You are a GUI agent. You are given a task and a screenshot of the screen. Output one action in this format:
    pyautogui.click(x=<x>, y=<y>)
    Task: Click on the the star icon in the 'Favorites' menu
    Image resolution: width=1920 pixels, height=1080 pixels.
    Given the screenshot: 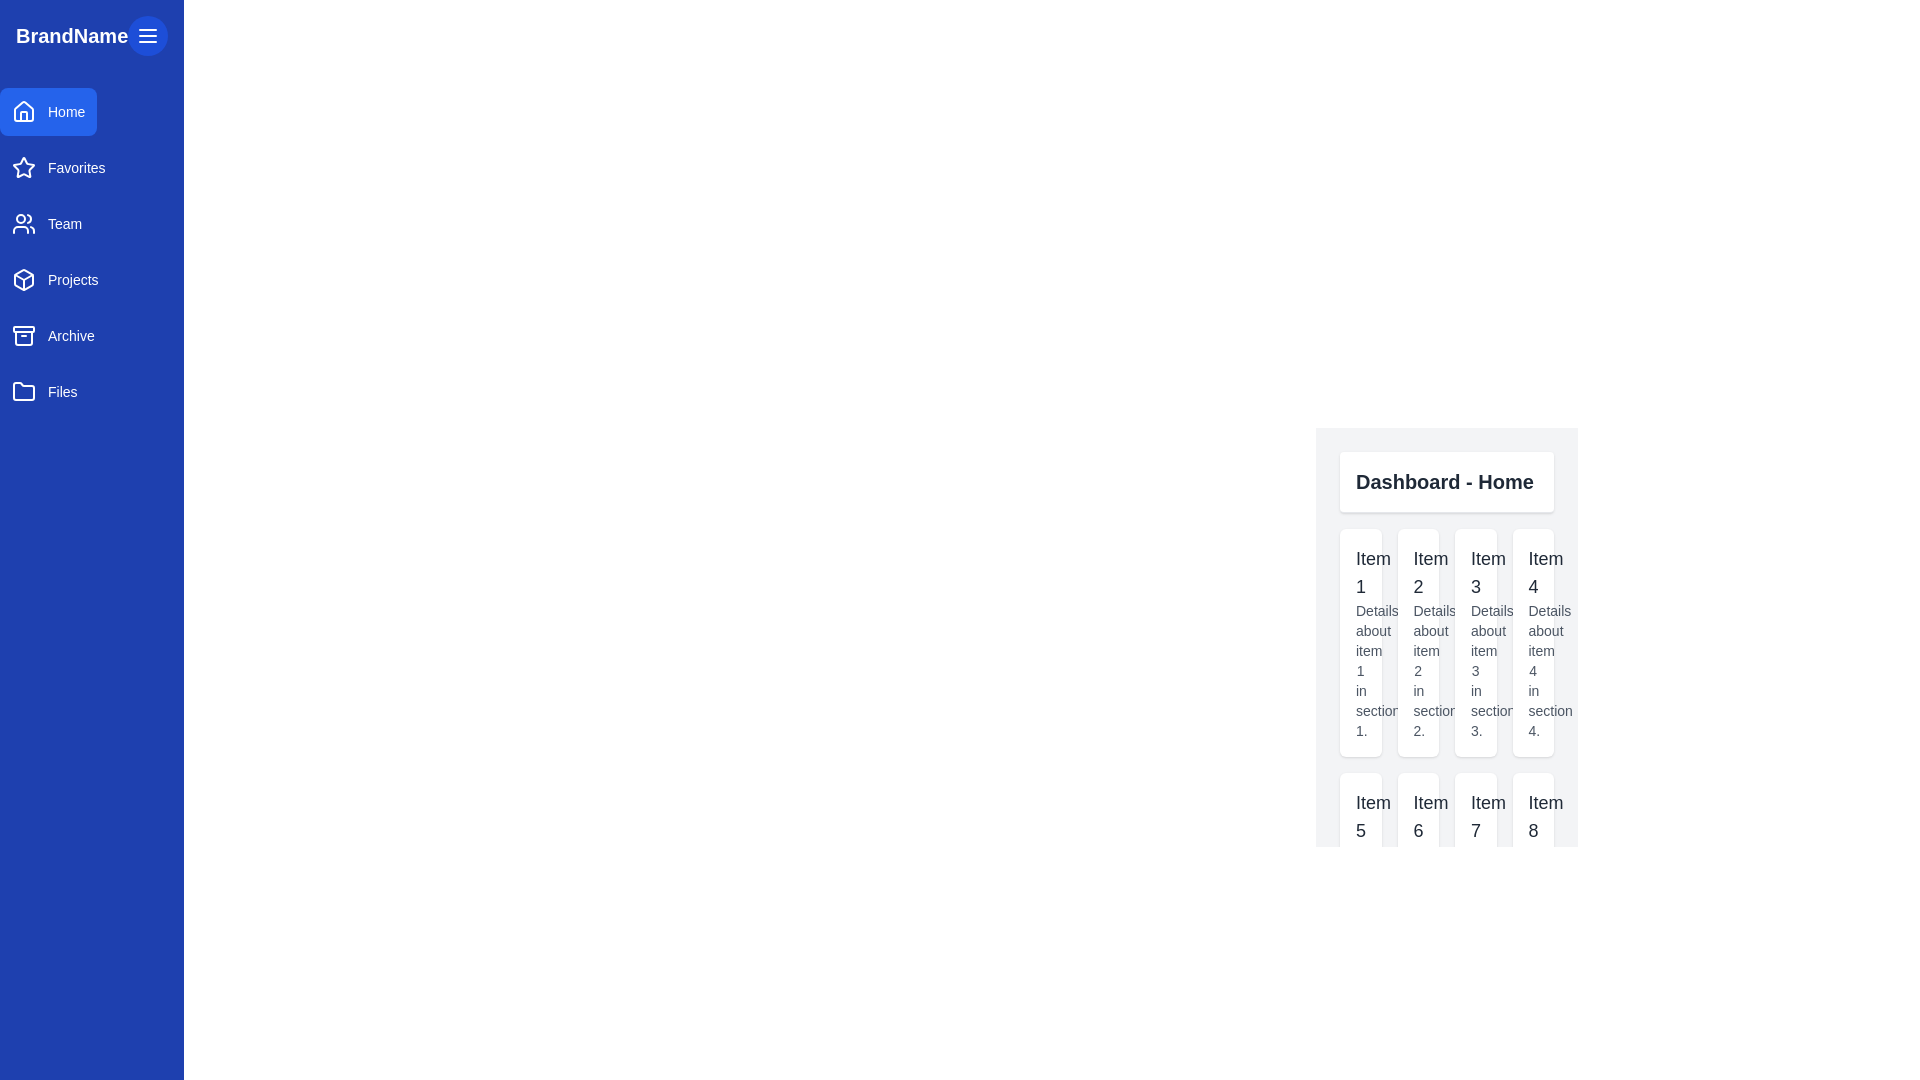 What is the action you would take?
    pyautogui.click(x=24, y=166)
    